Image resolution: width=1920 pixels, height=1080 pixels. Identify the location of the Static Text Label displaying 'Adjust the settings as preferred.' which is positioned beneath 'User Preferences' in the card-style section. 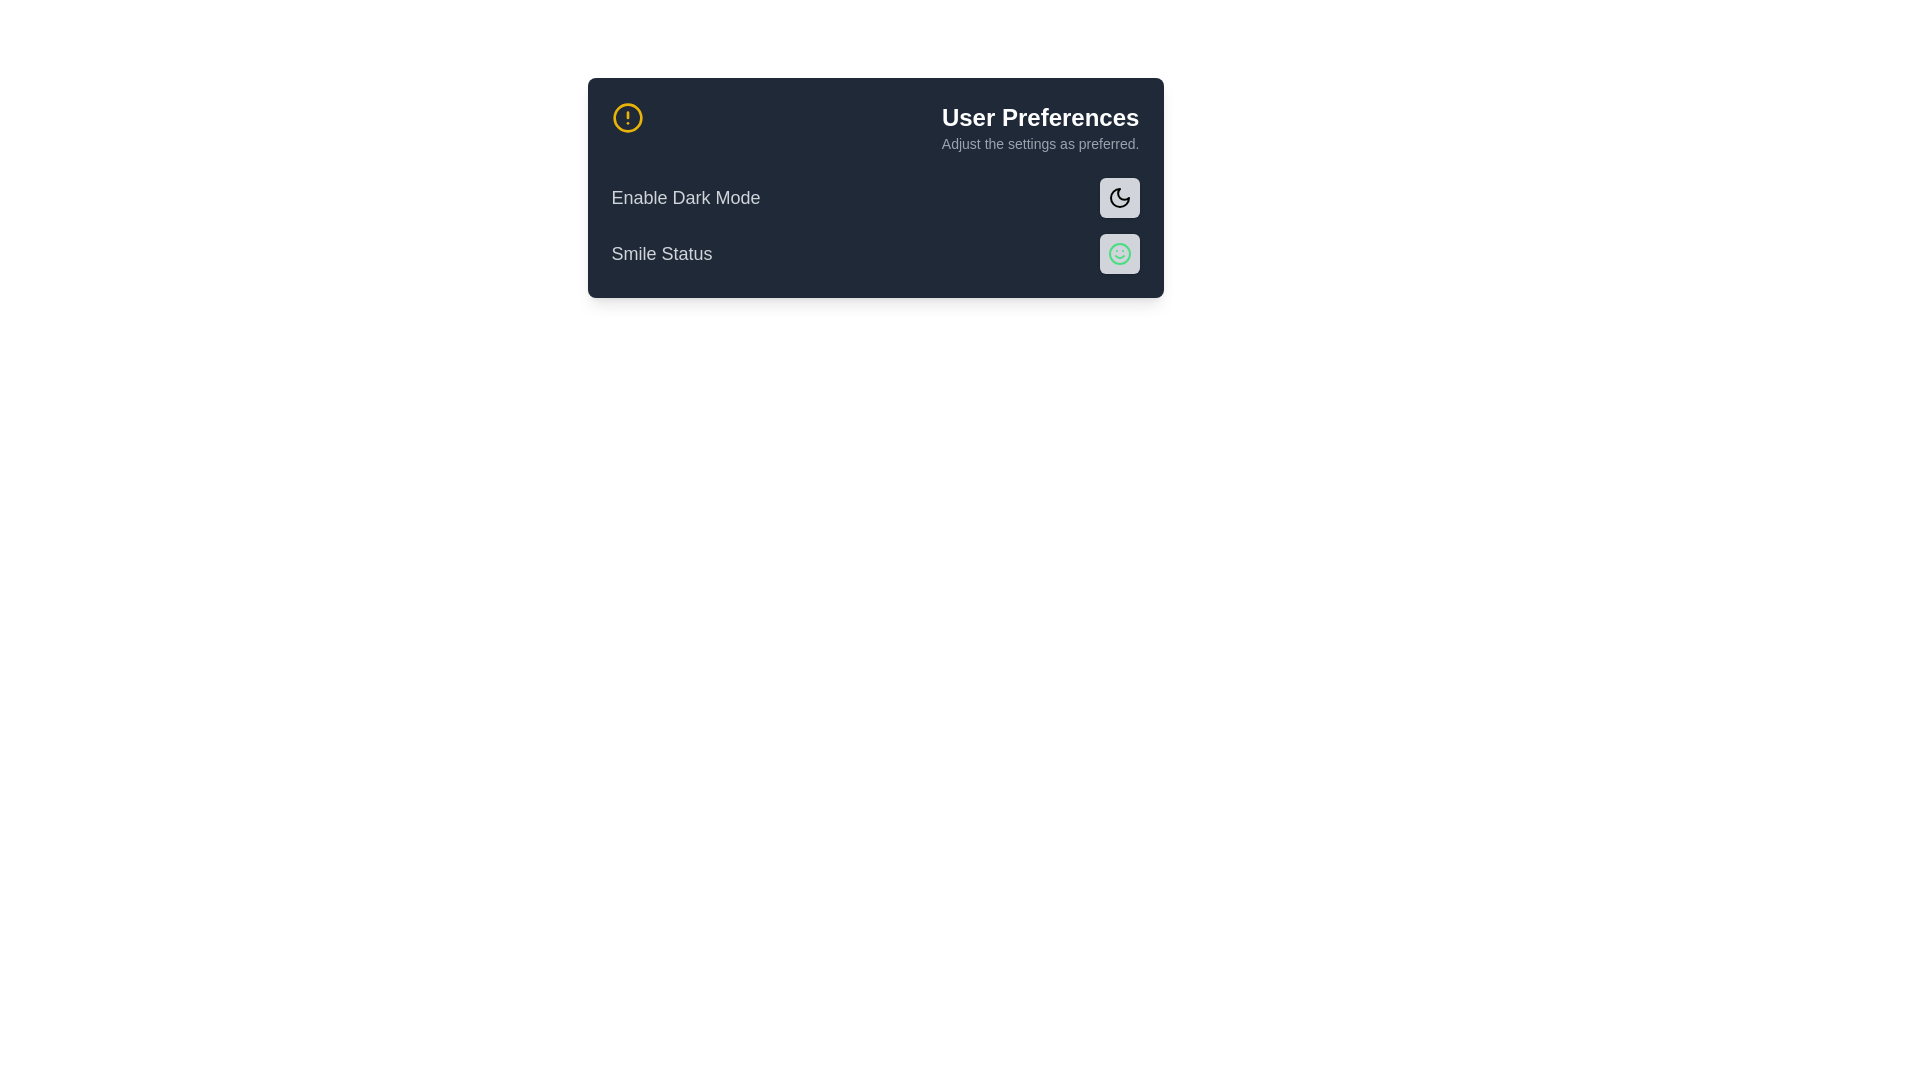
(1040, 142).